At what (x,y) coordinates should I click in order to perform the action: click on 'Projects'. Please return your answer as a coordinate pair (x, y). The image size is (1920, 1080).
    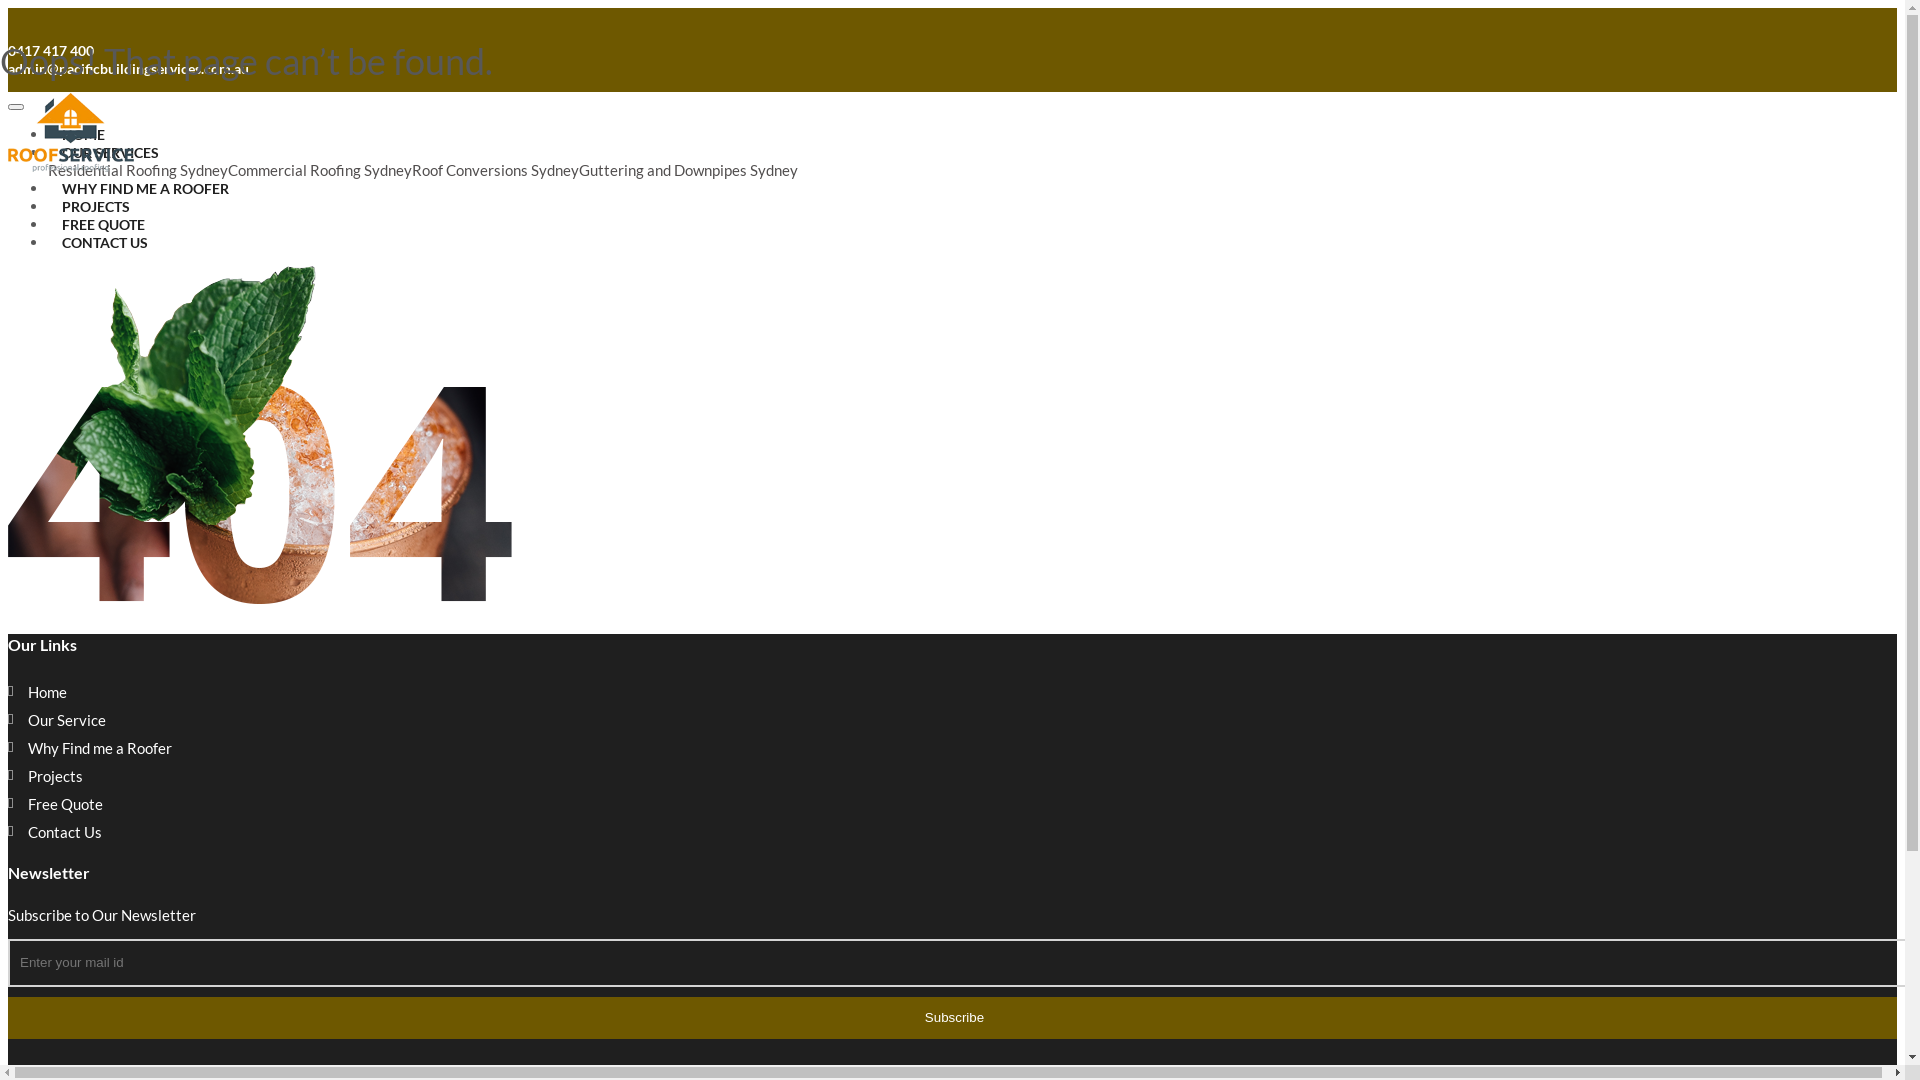
    Looking at the image, I should click on (55, 774).